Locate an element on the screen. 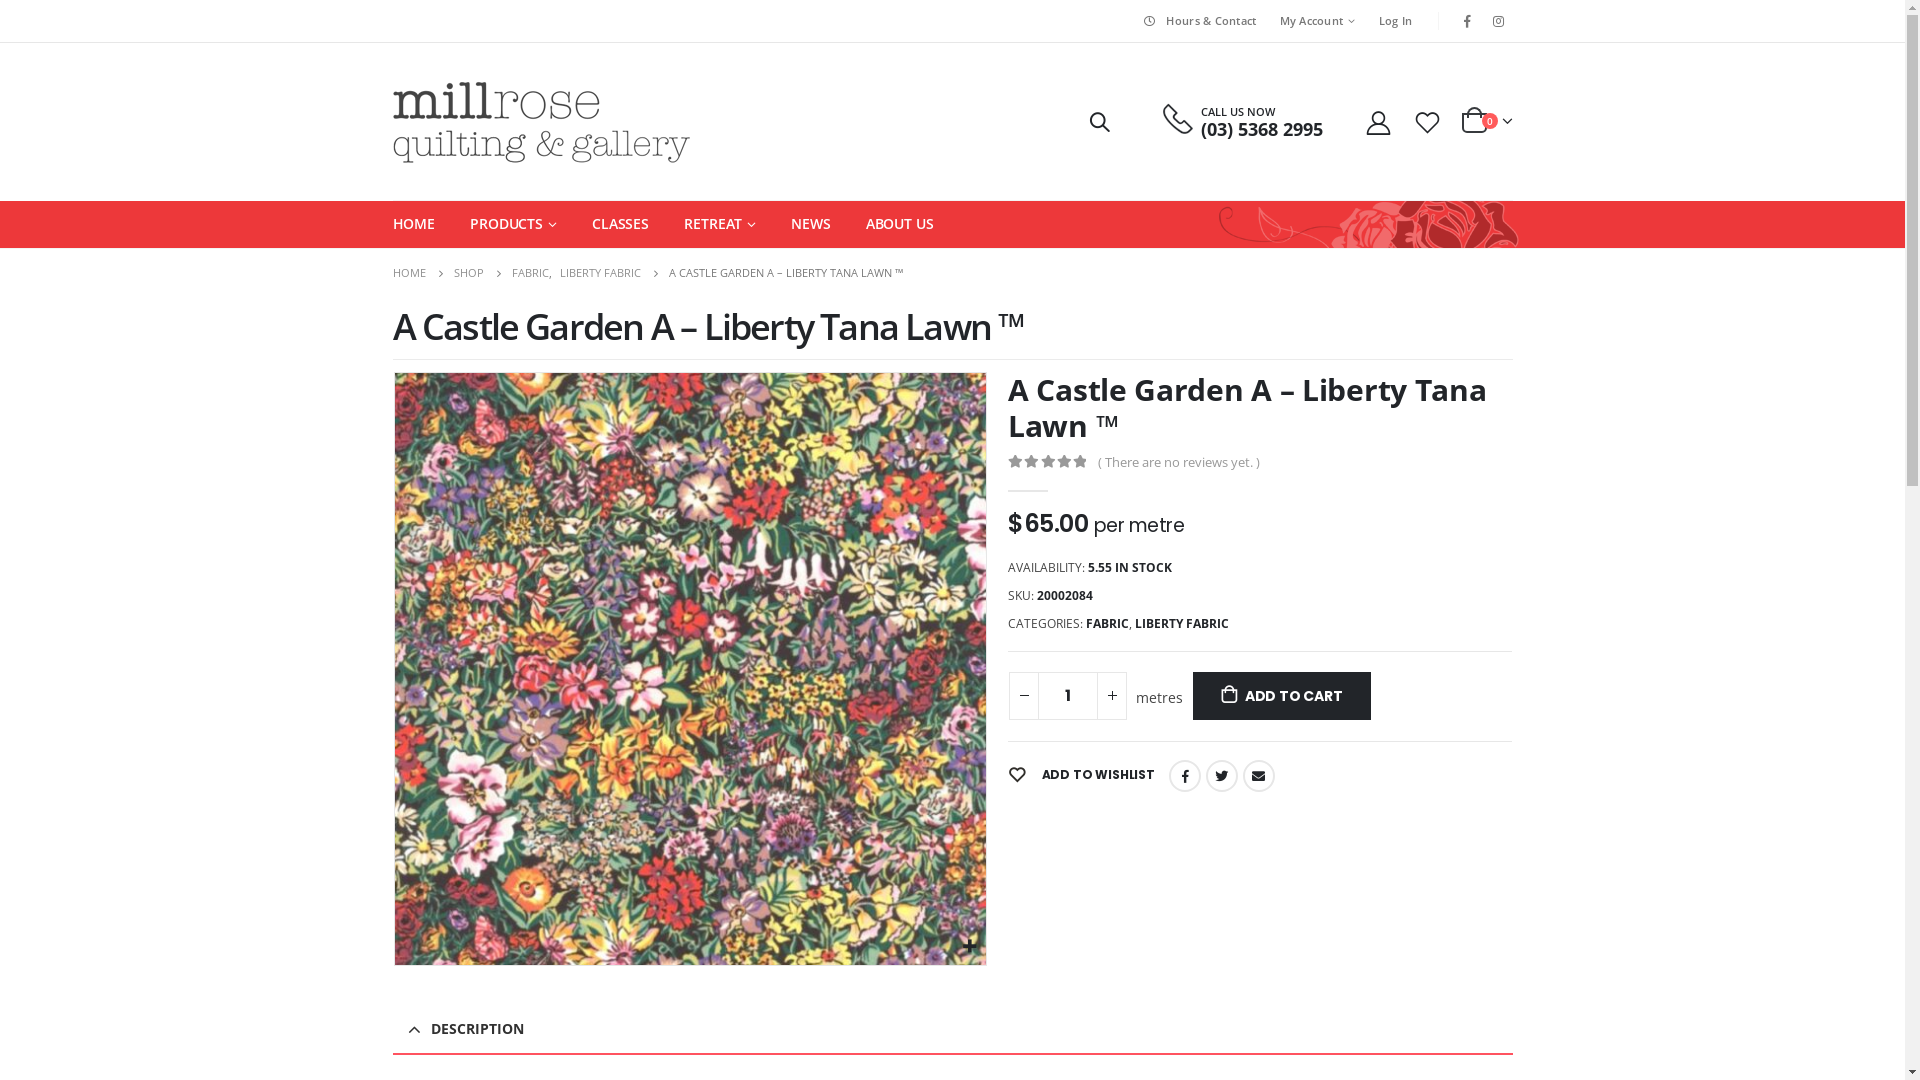 This screenshot has height=1080, width=1920. 'Wishlist' is located at coordinates (1425, 121).